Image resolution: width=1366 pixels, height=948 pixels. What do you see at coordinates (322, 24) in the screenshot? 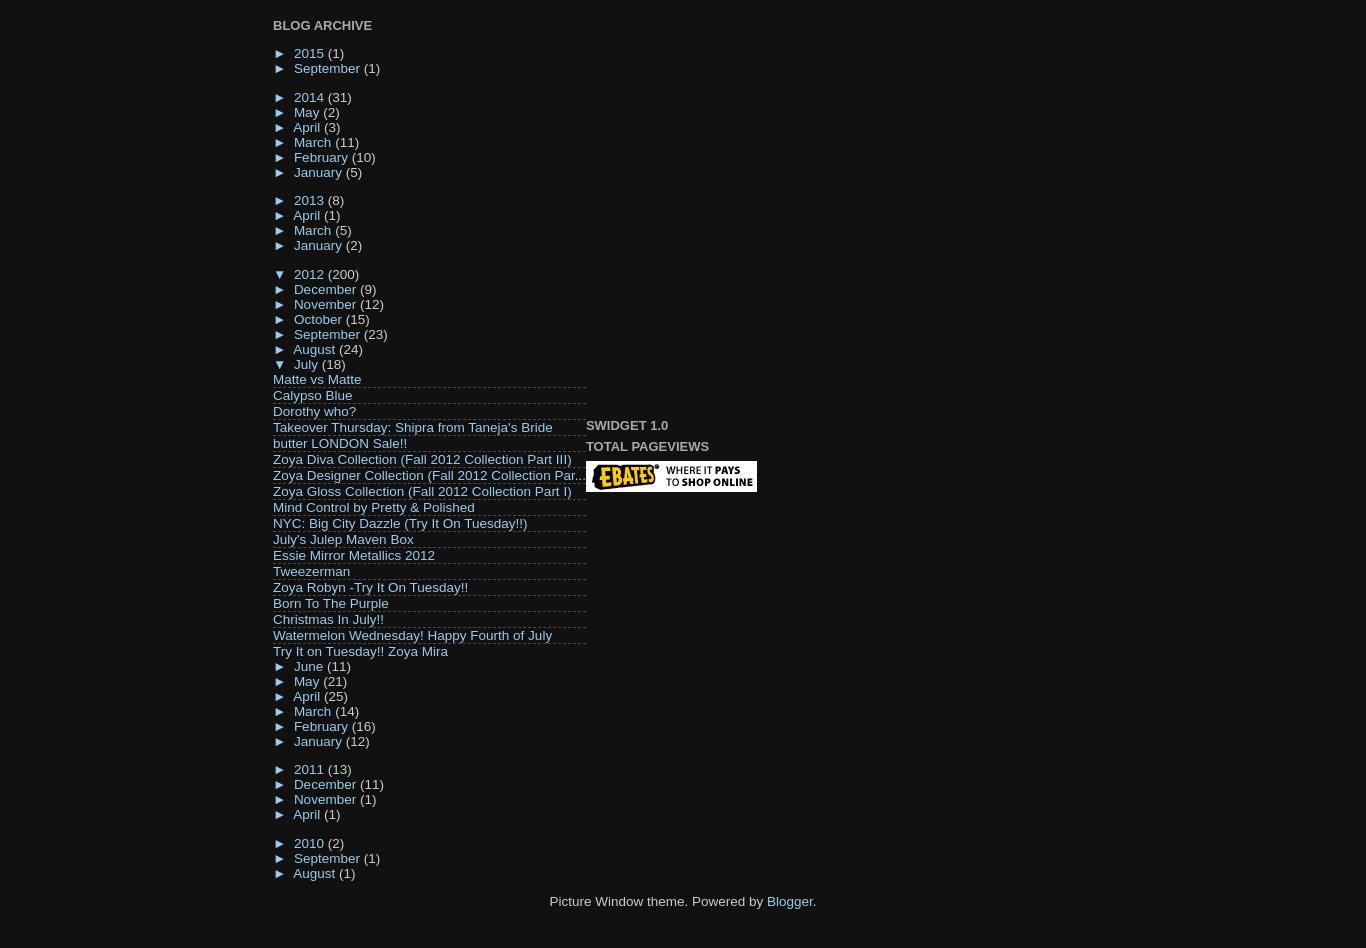
I see `'Blog Archive'` at bounding box center [322, 24].